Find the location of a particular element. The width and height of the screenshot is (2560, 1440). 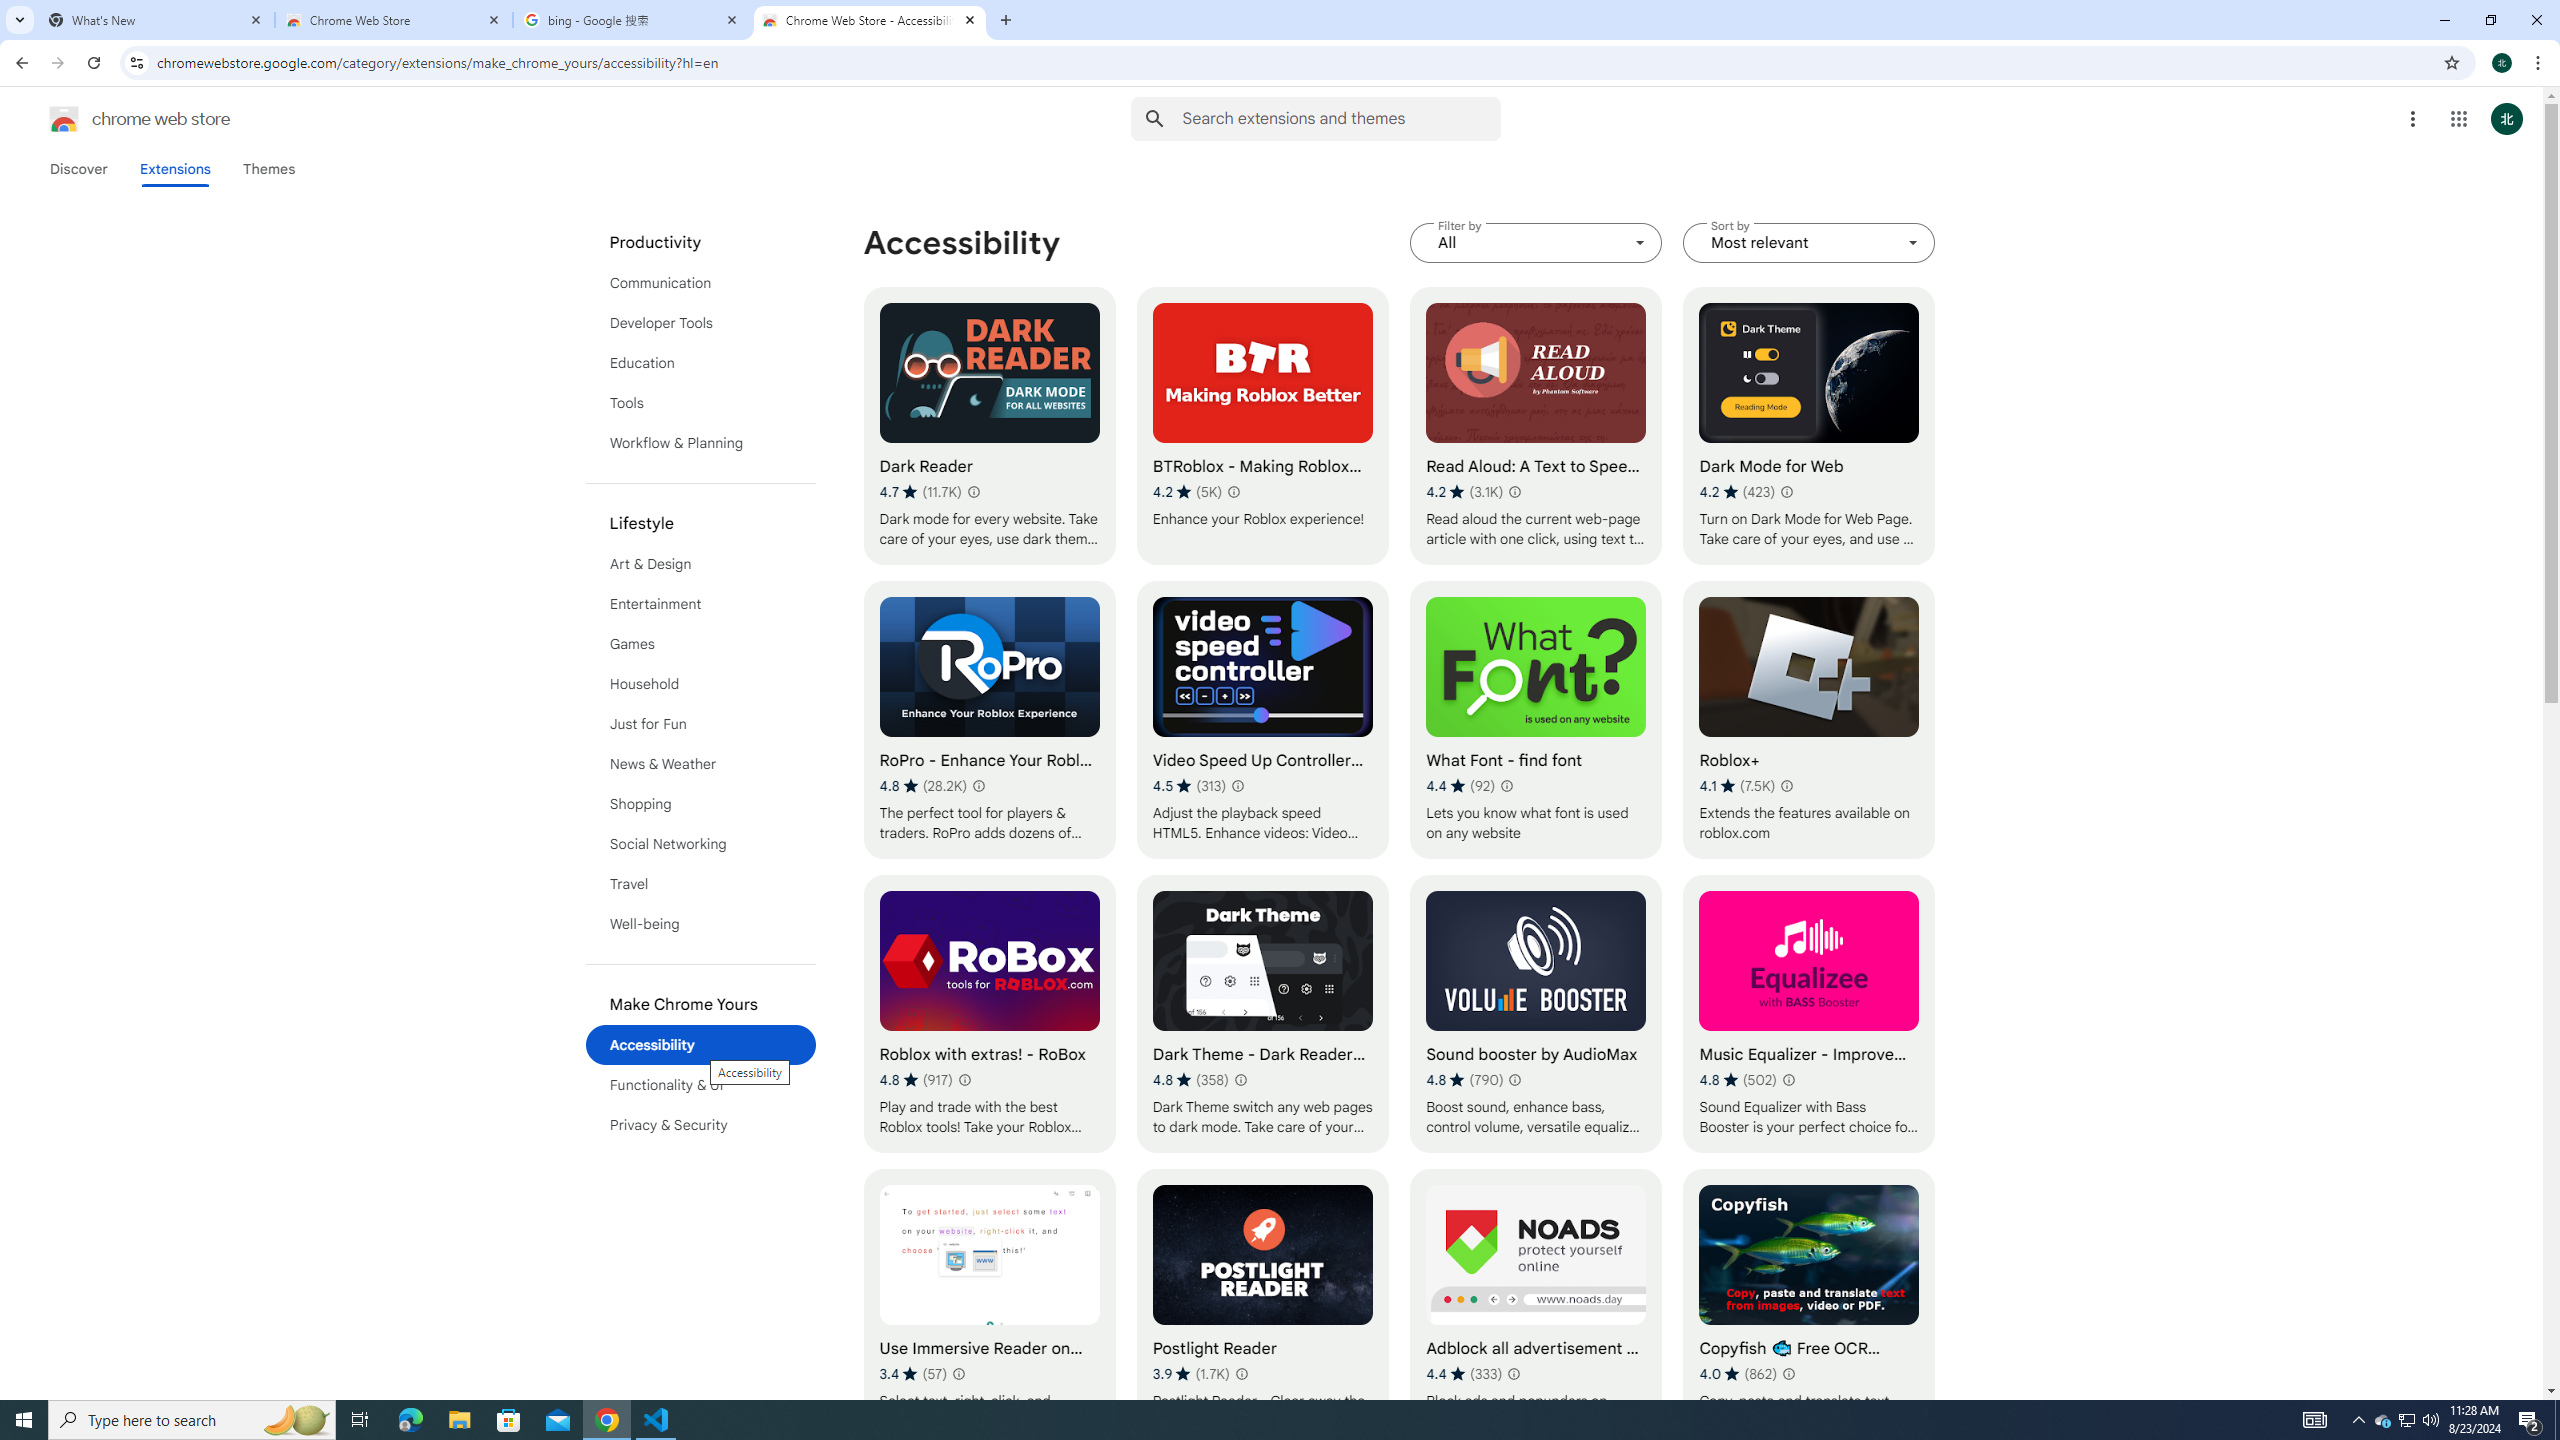

'Privacy & Security' is located at coordinates (701, 1123).